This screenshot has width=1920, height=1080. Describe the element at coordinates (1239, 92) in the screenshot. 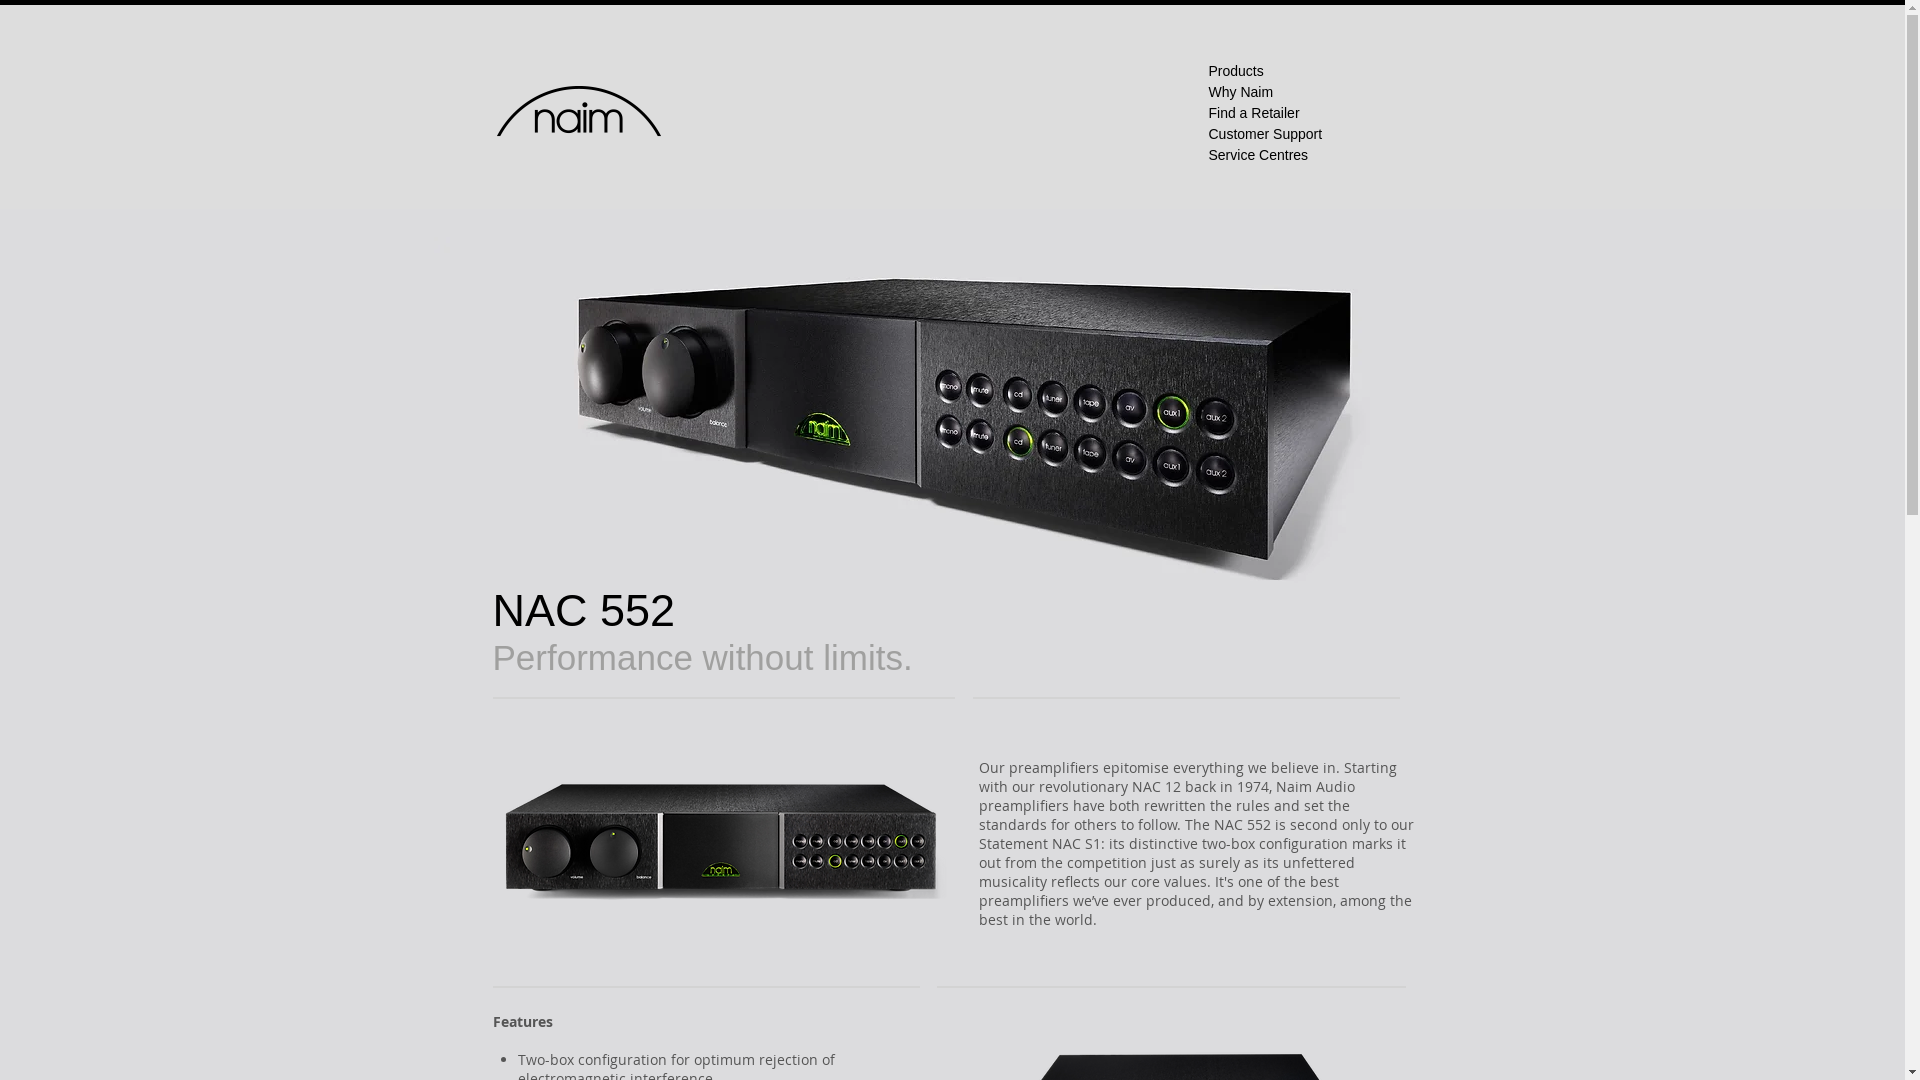

I see `'Why Naim'` at that location.